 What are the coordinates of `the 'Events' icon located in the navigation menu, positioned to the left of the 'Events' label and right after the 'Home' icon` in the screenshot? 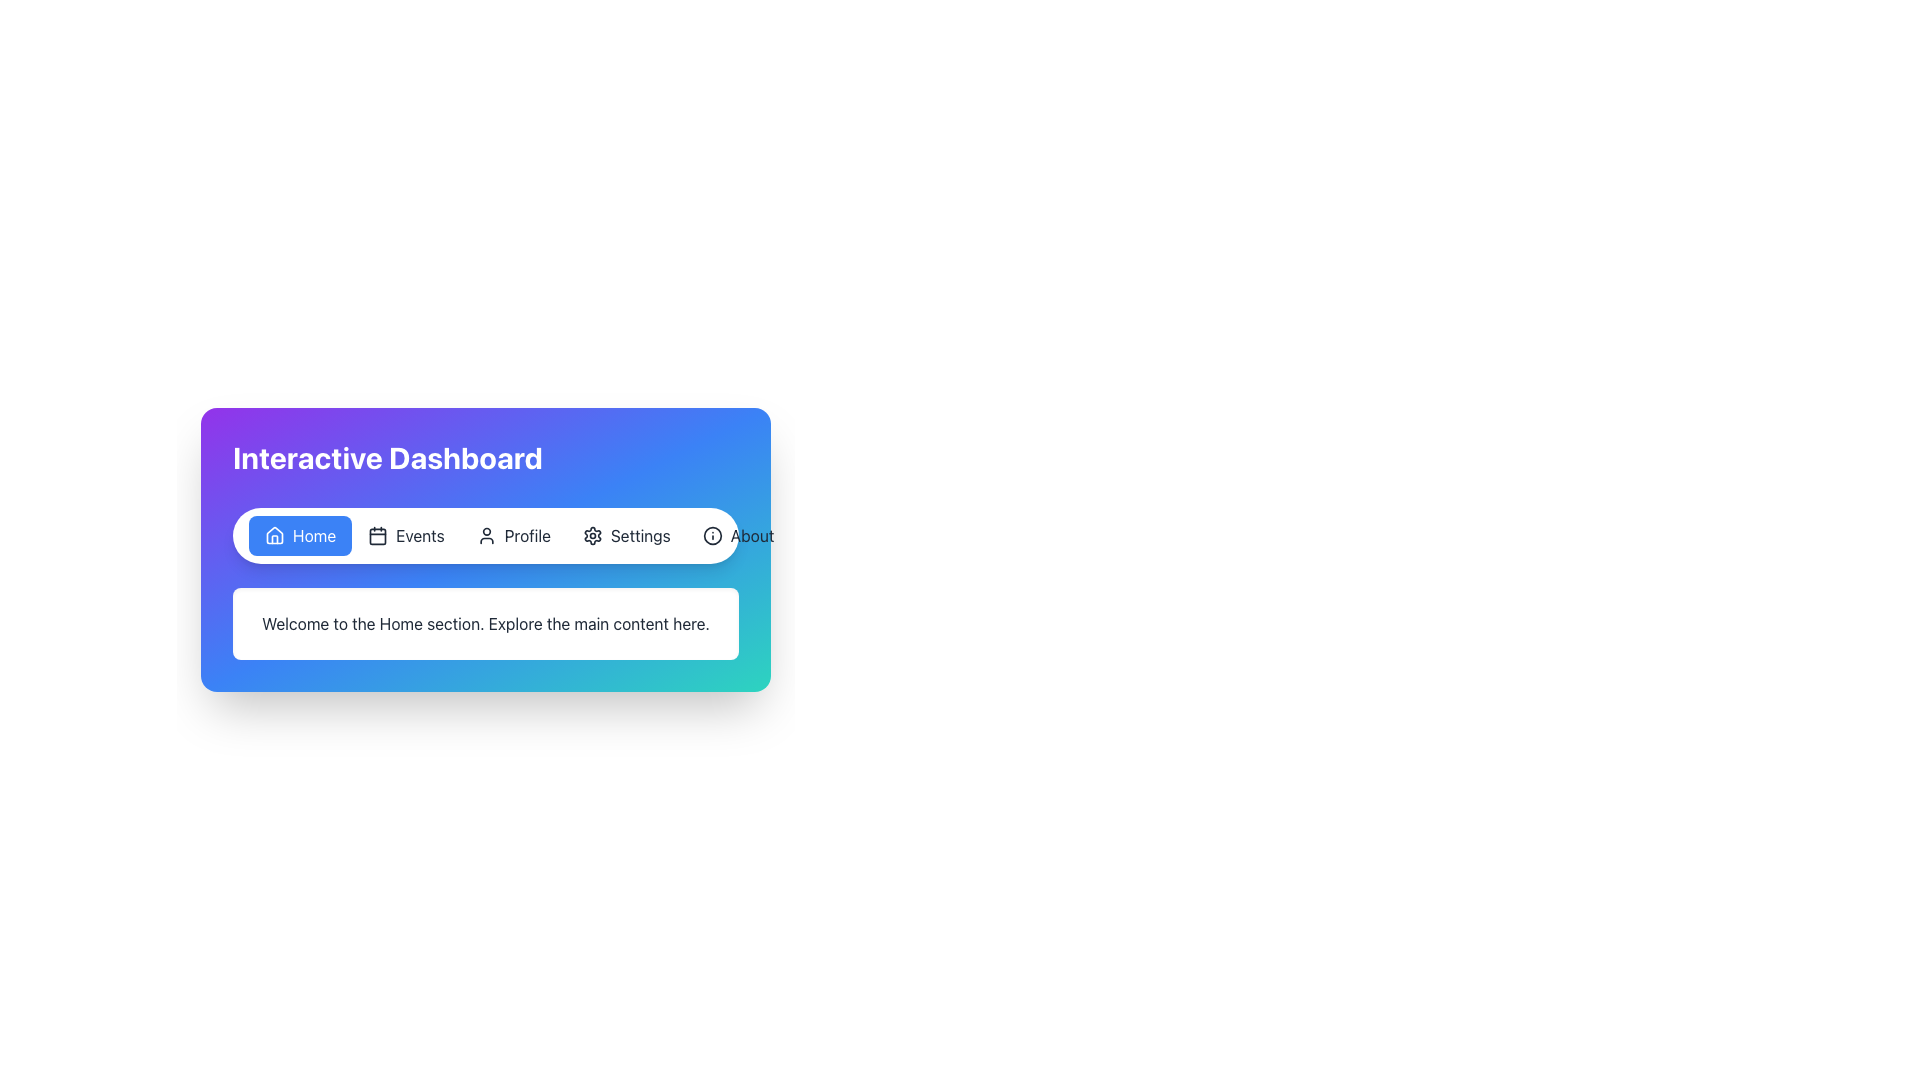 It's located at (378, 535).